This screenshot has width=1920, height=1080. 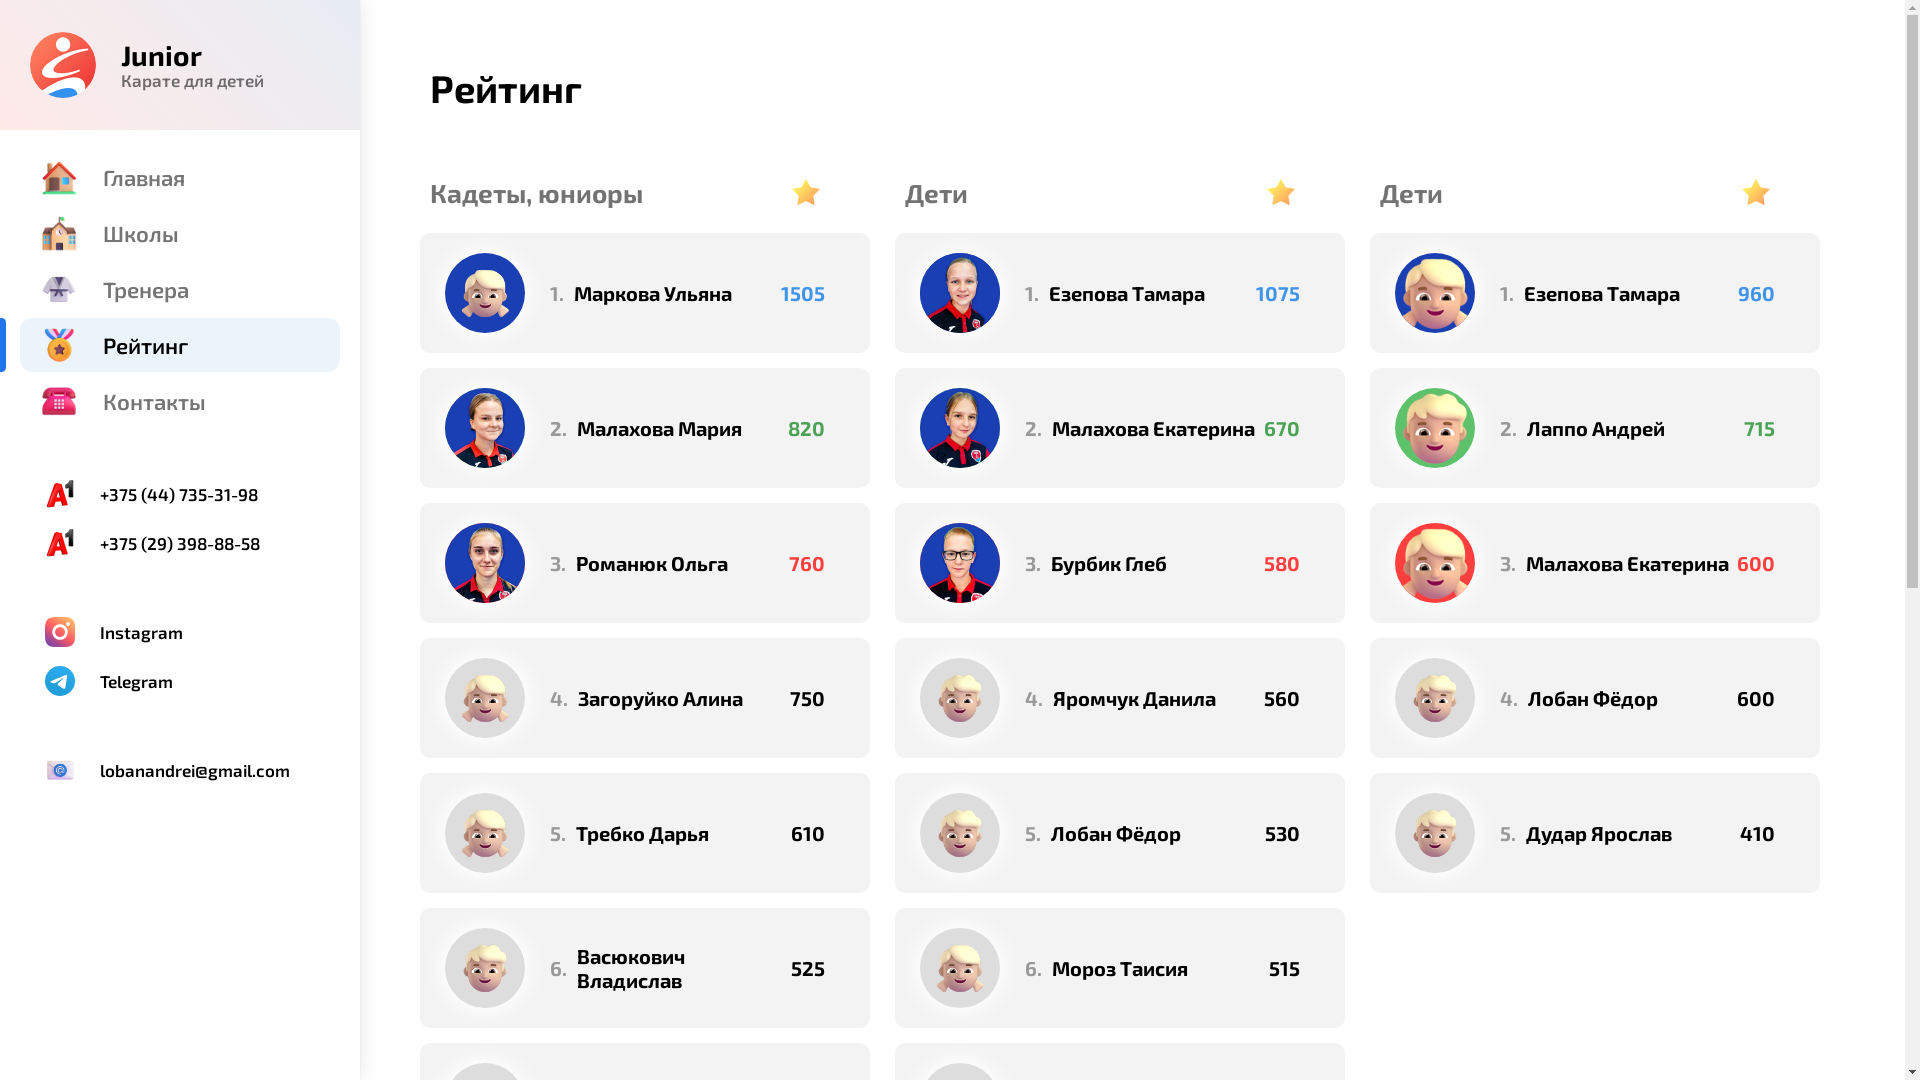 I want to click on 'Telegram', so click(x=180, y=680).